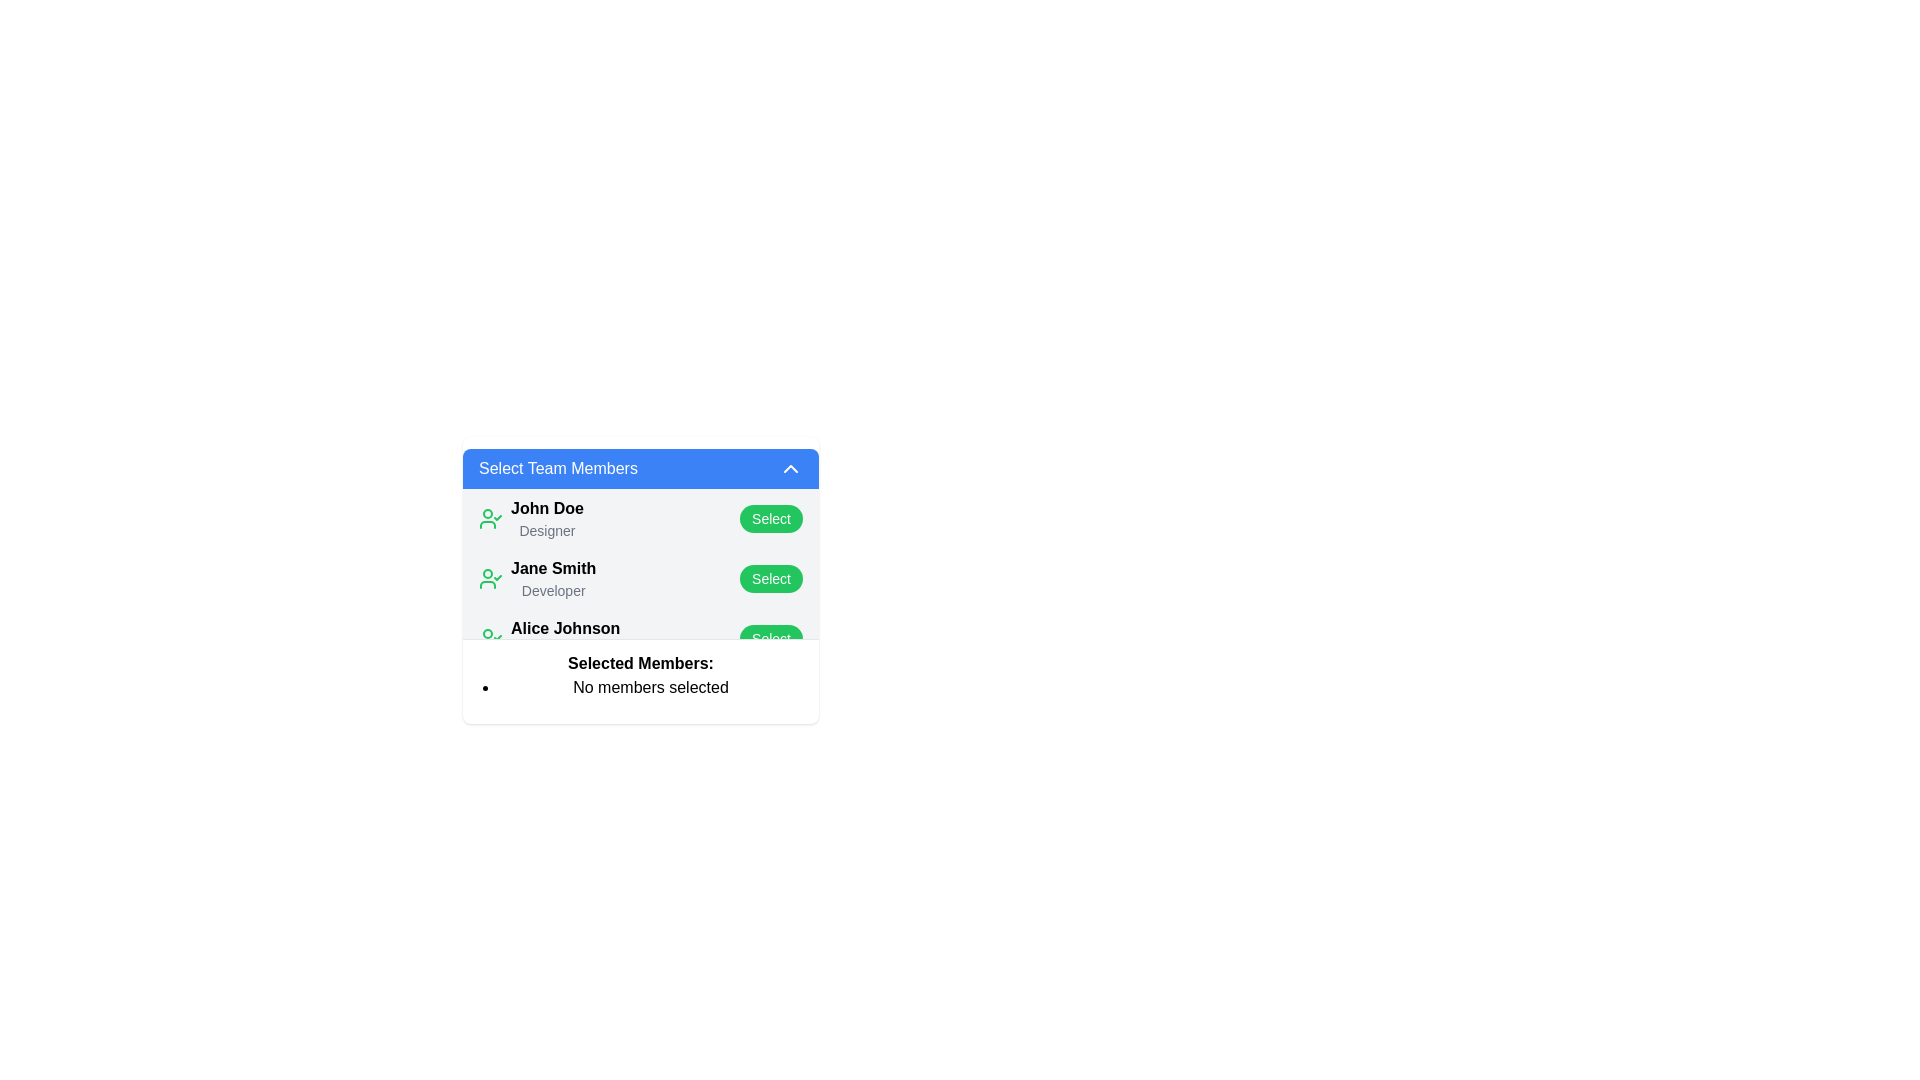 The height and width of the screenshot is (1080, 1920). What do you see at coordinates (490, 578) in the screenshot?
I see `the user icon representing 'Jane Smith, Developer' which indicates a confirmation or selected status, located on the leftmost side of the list item` at bounding box center [490, 578].